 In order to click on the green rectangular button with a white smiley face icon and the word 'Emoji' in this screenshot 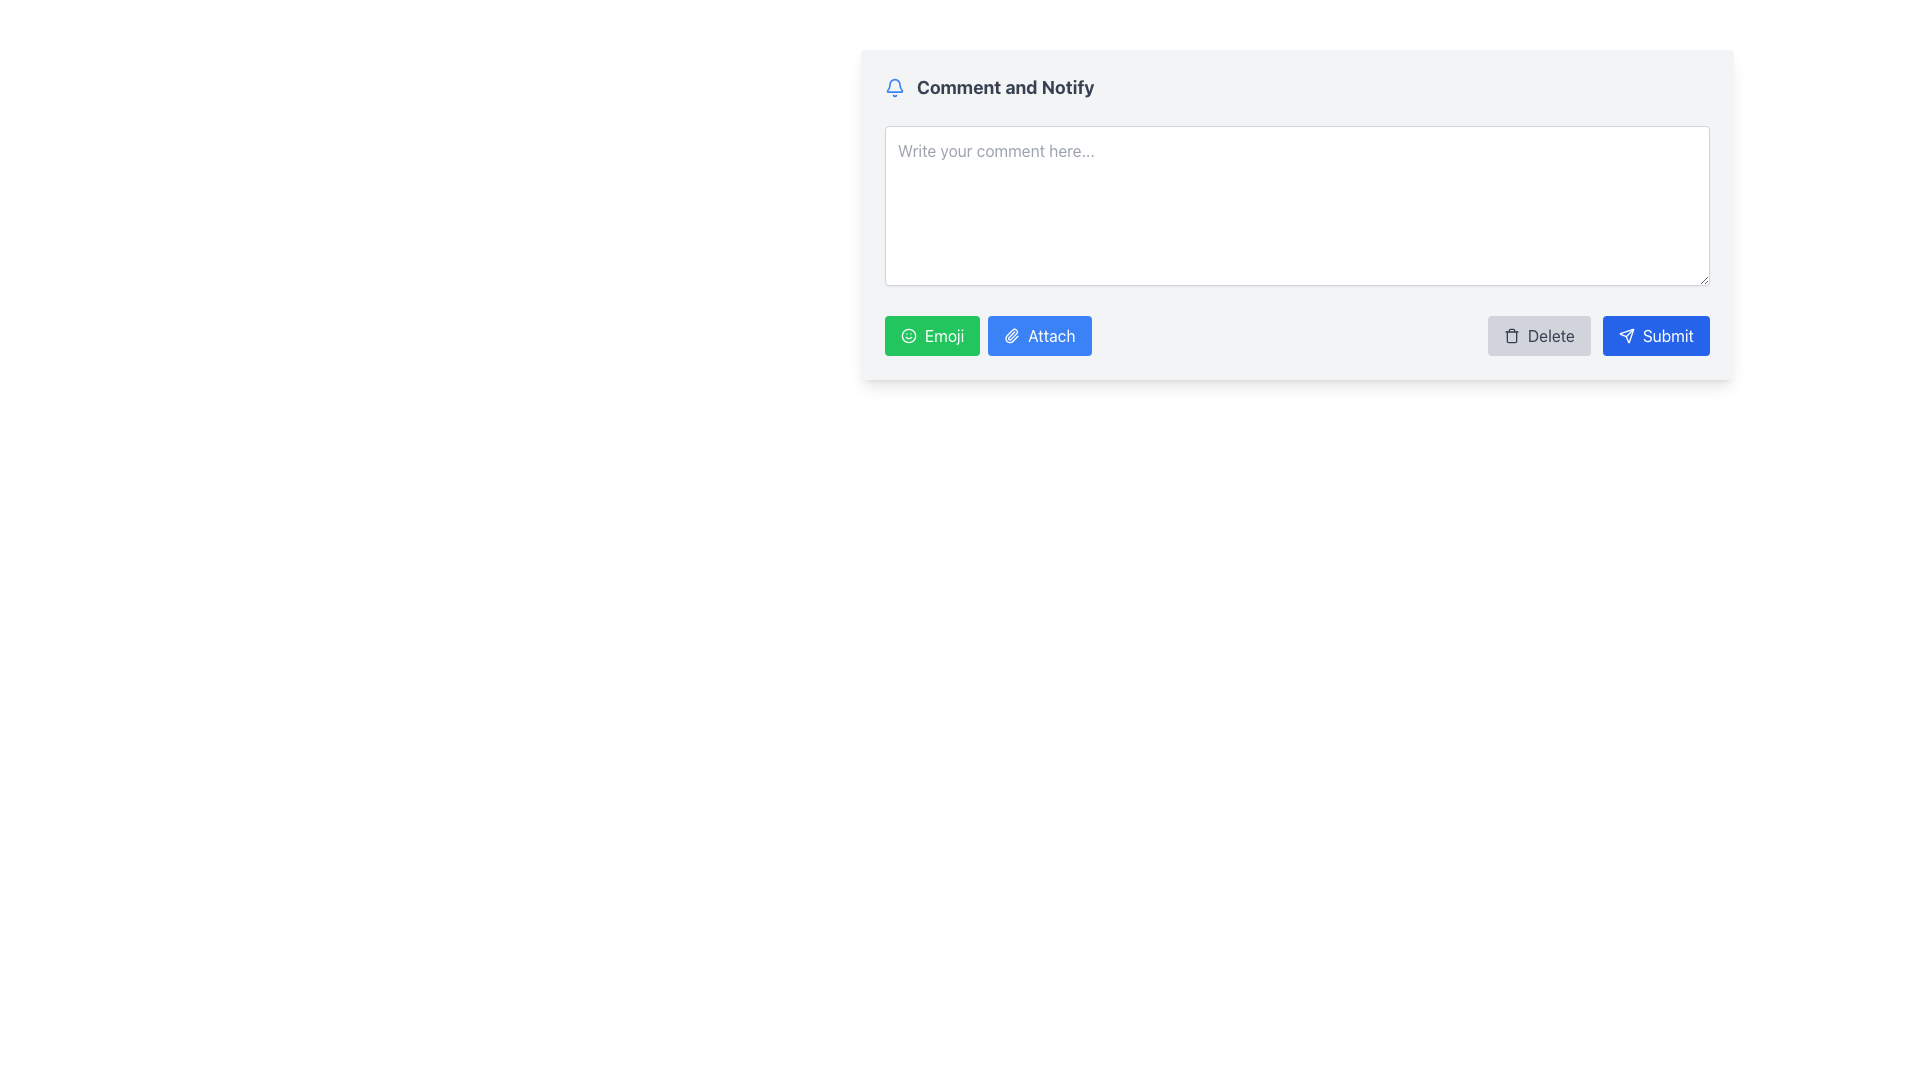, I will do `click(931, 334)`.